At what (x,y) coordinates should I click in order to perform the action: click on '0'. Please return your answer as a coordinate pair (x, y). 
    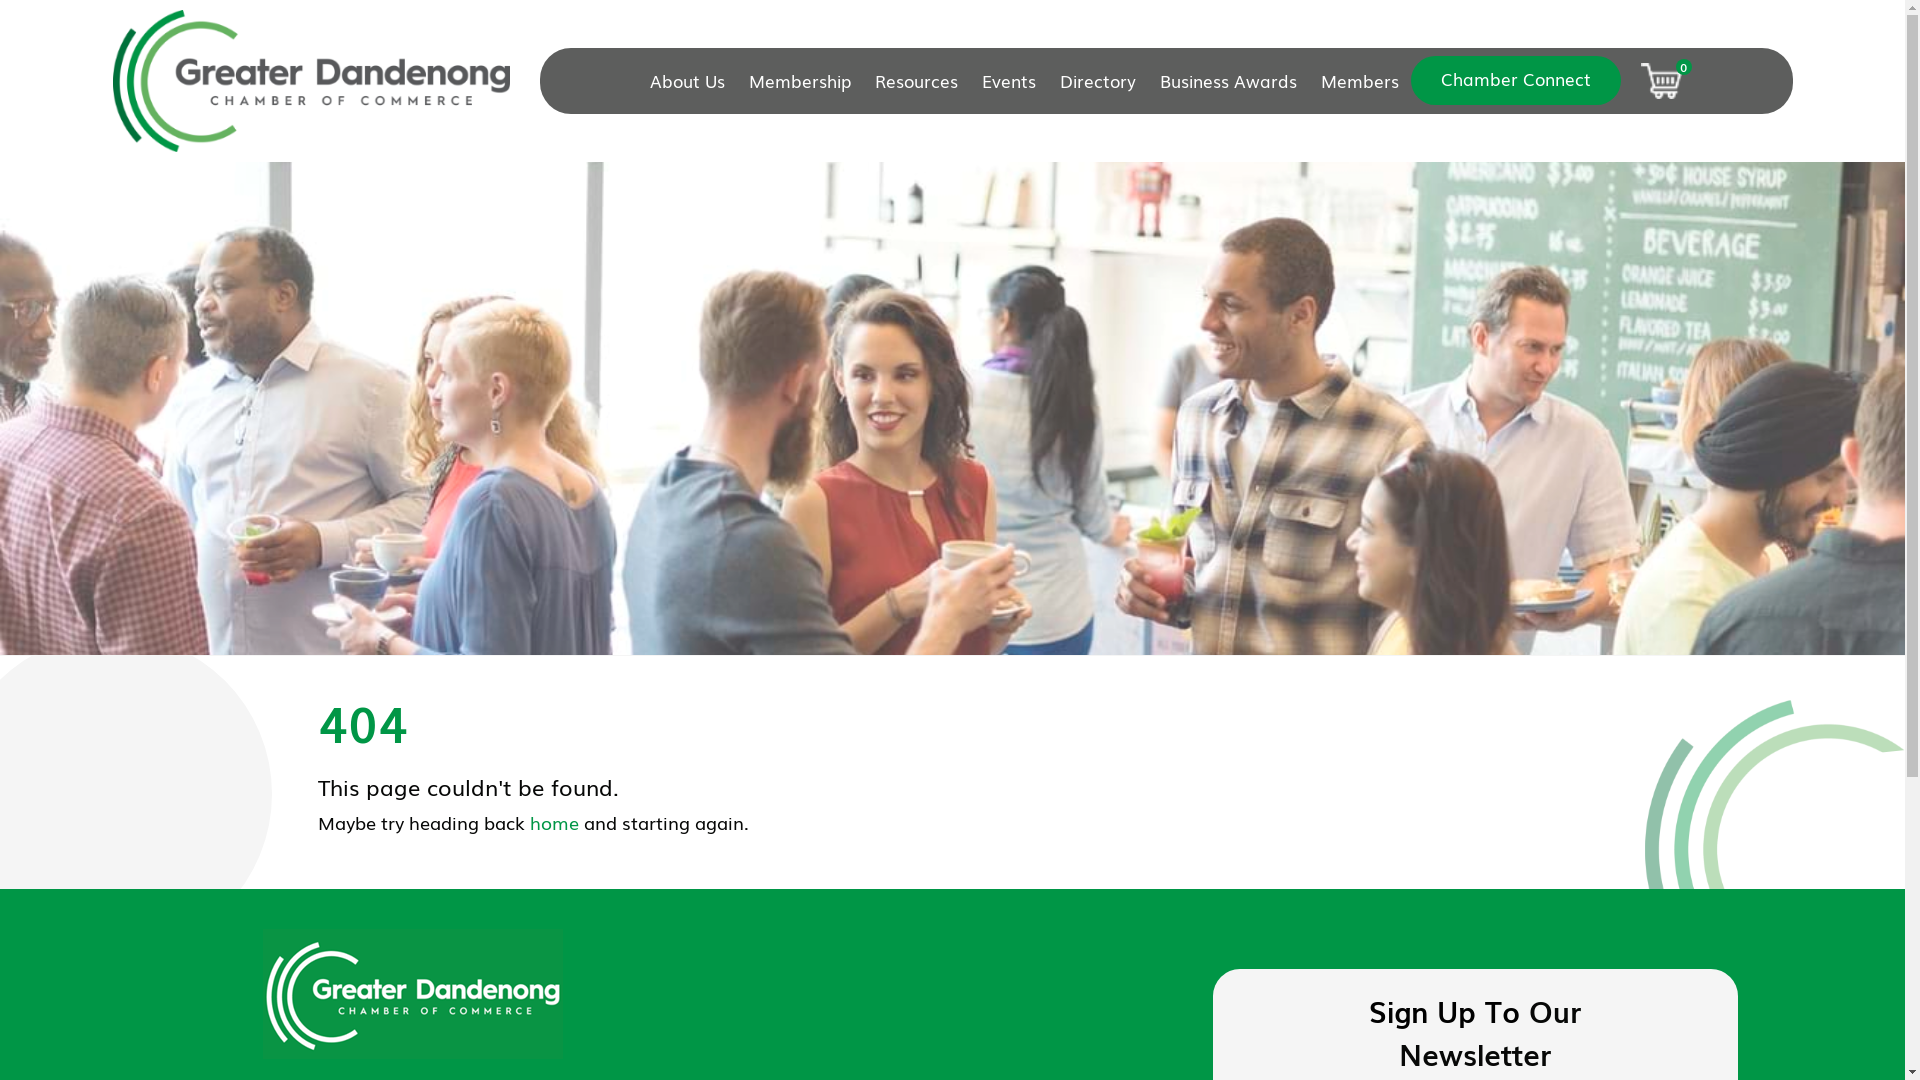
    Looking at the image, I should click on (1661, 80).